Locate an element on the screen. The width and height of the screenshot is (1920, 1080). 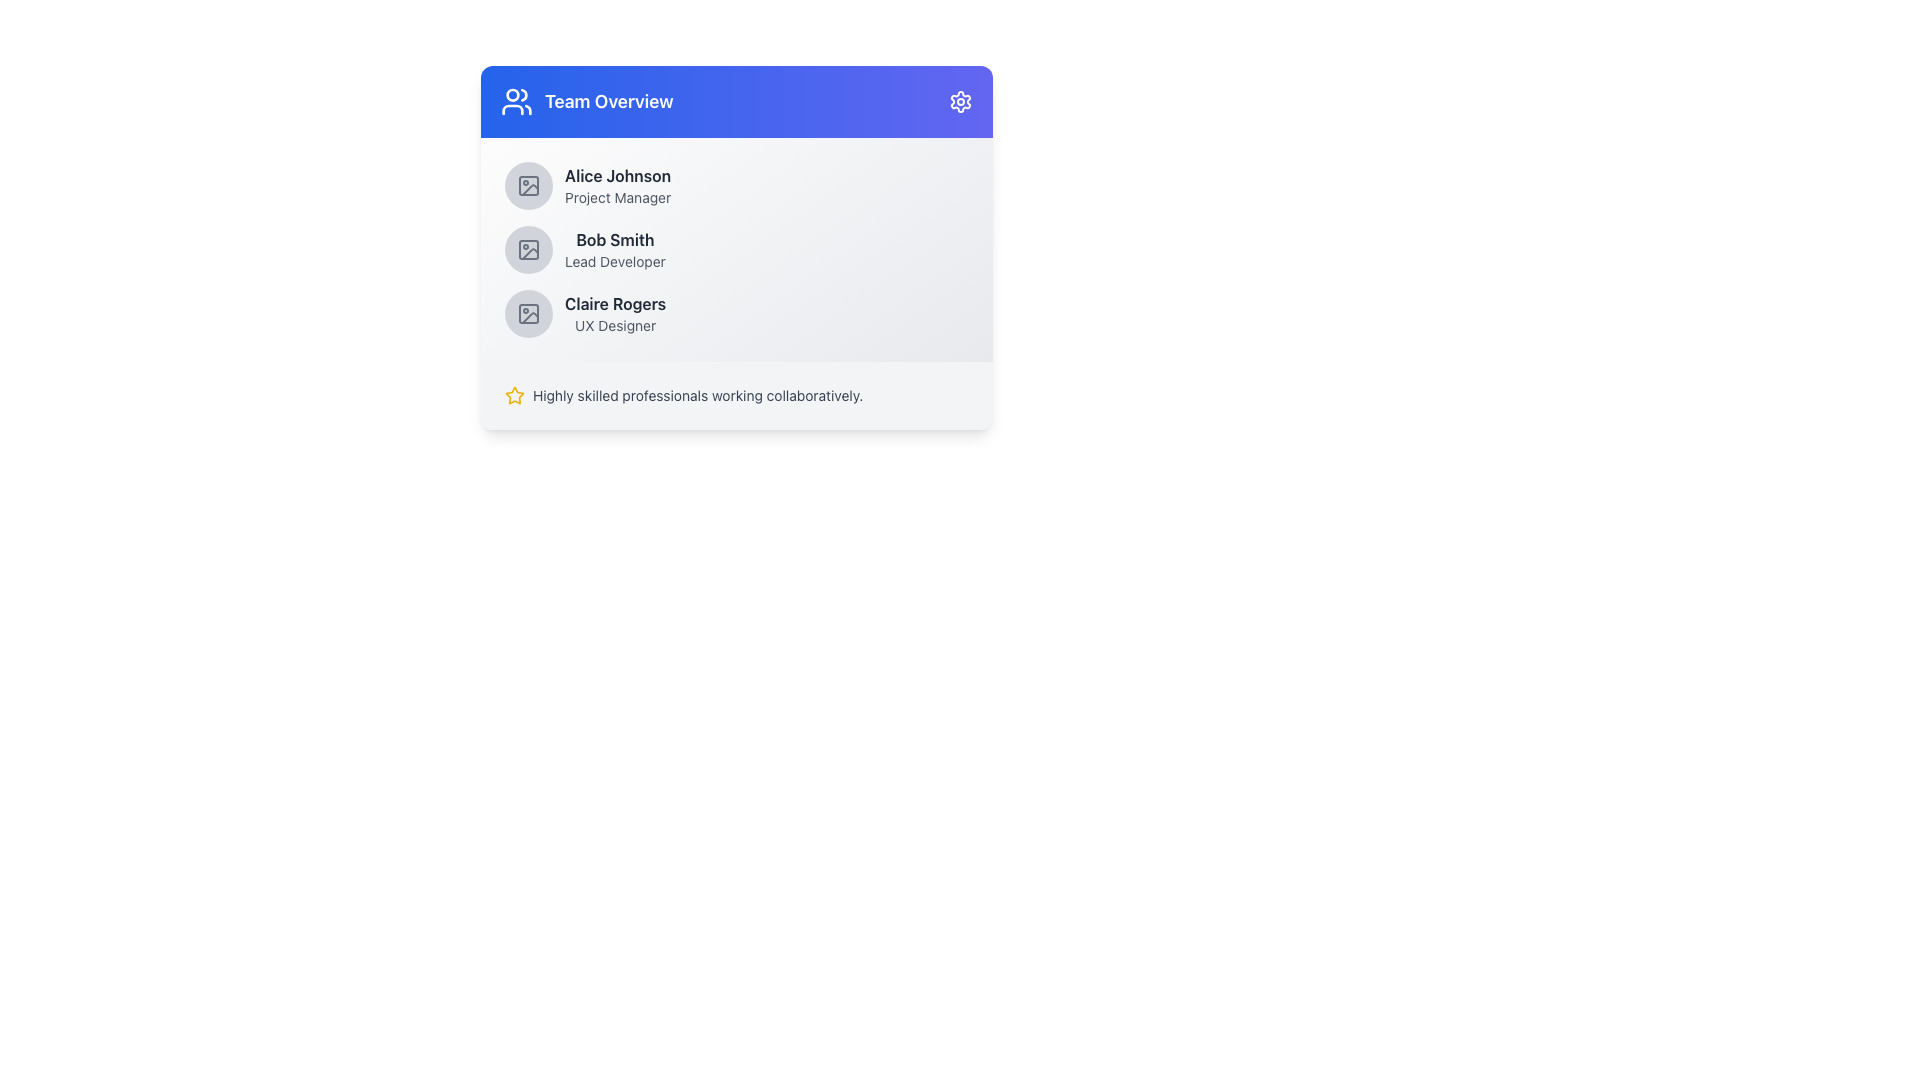
the star icon located is located at coordinates (514, 395).